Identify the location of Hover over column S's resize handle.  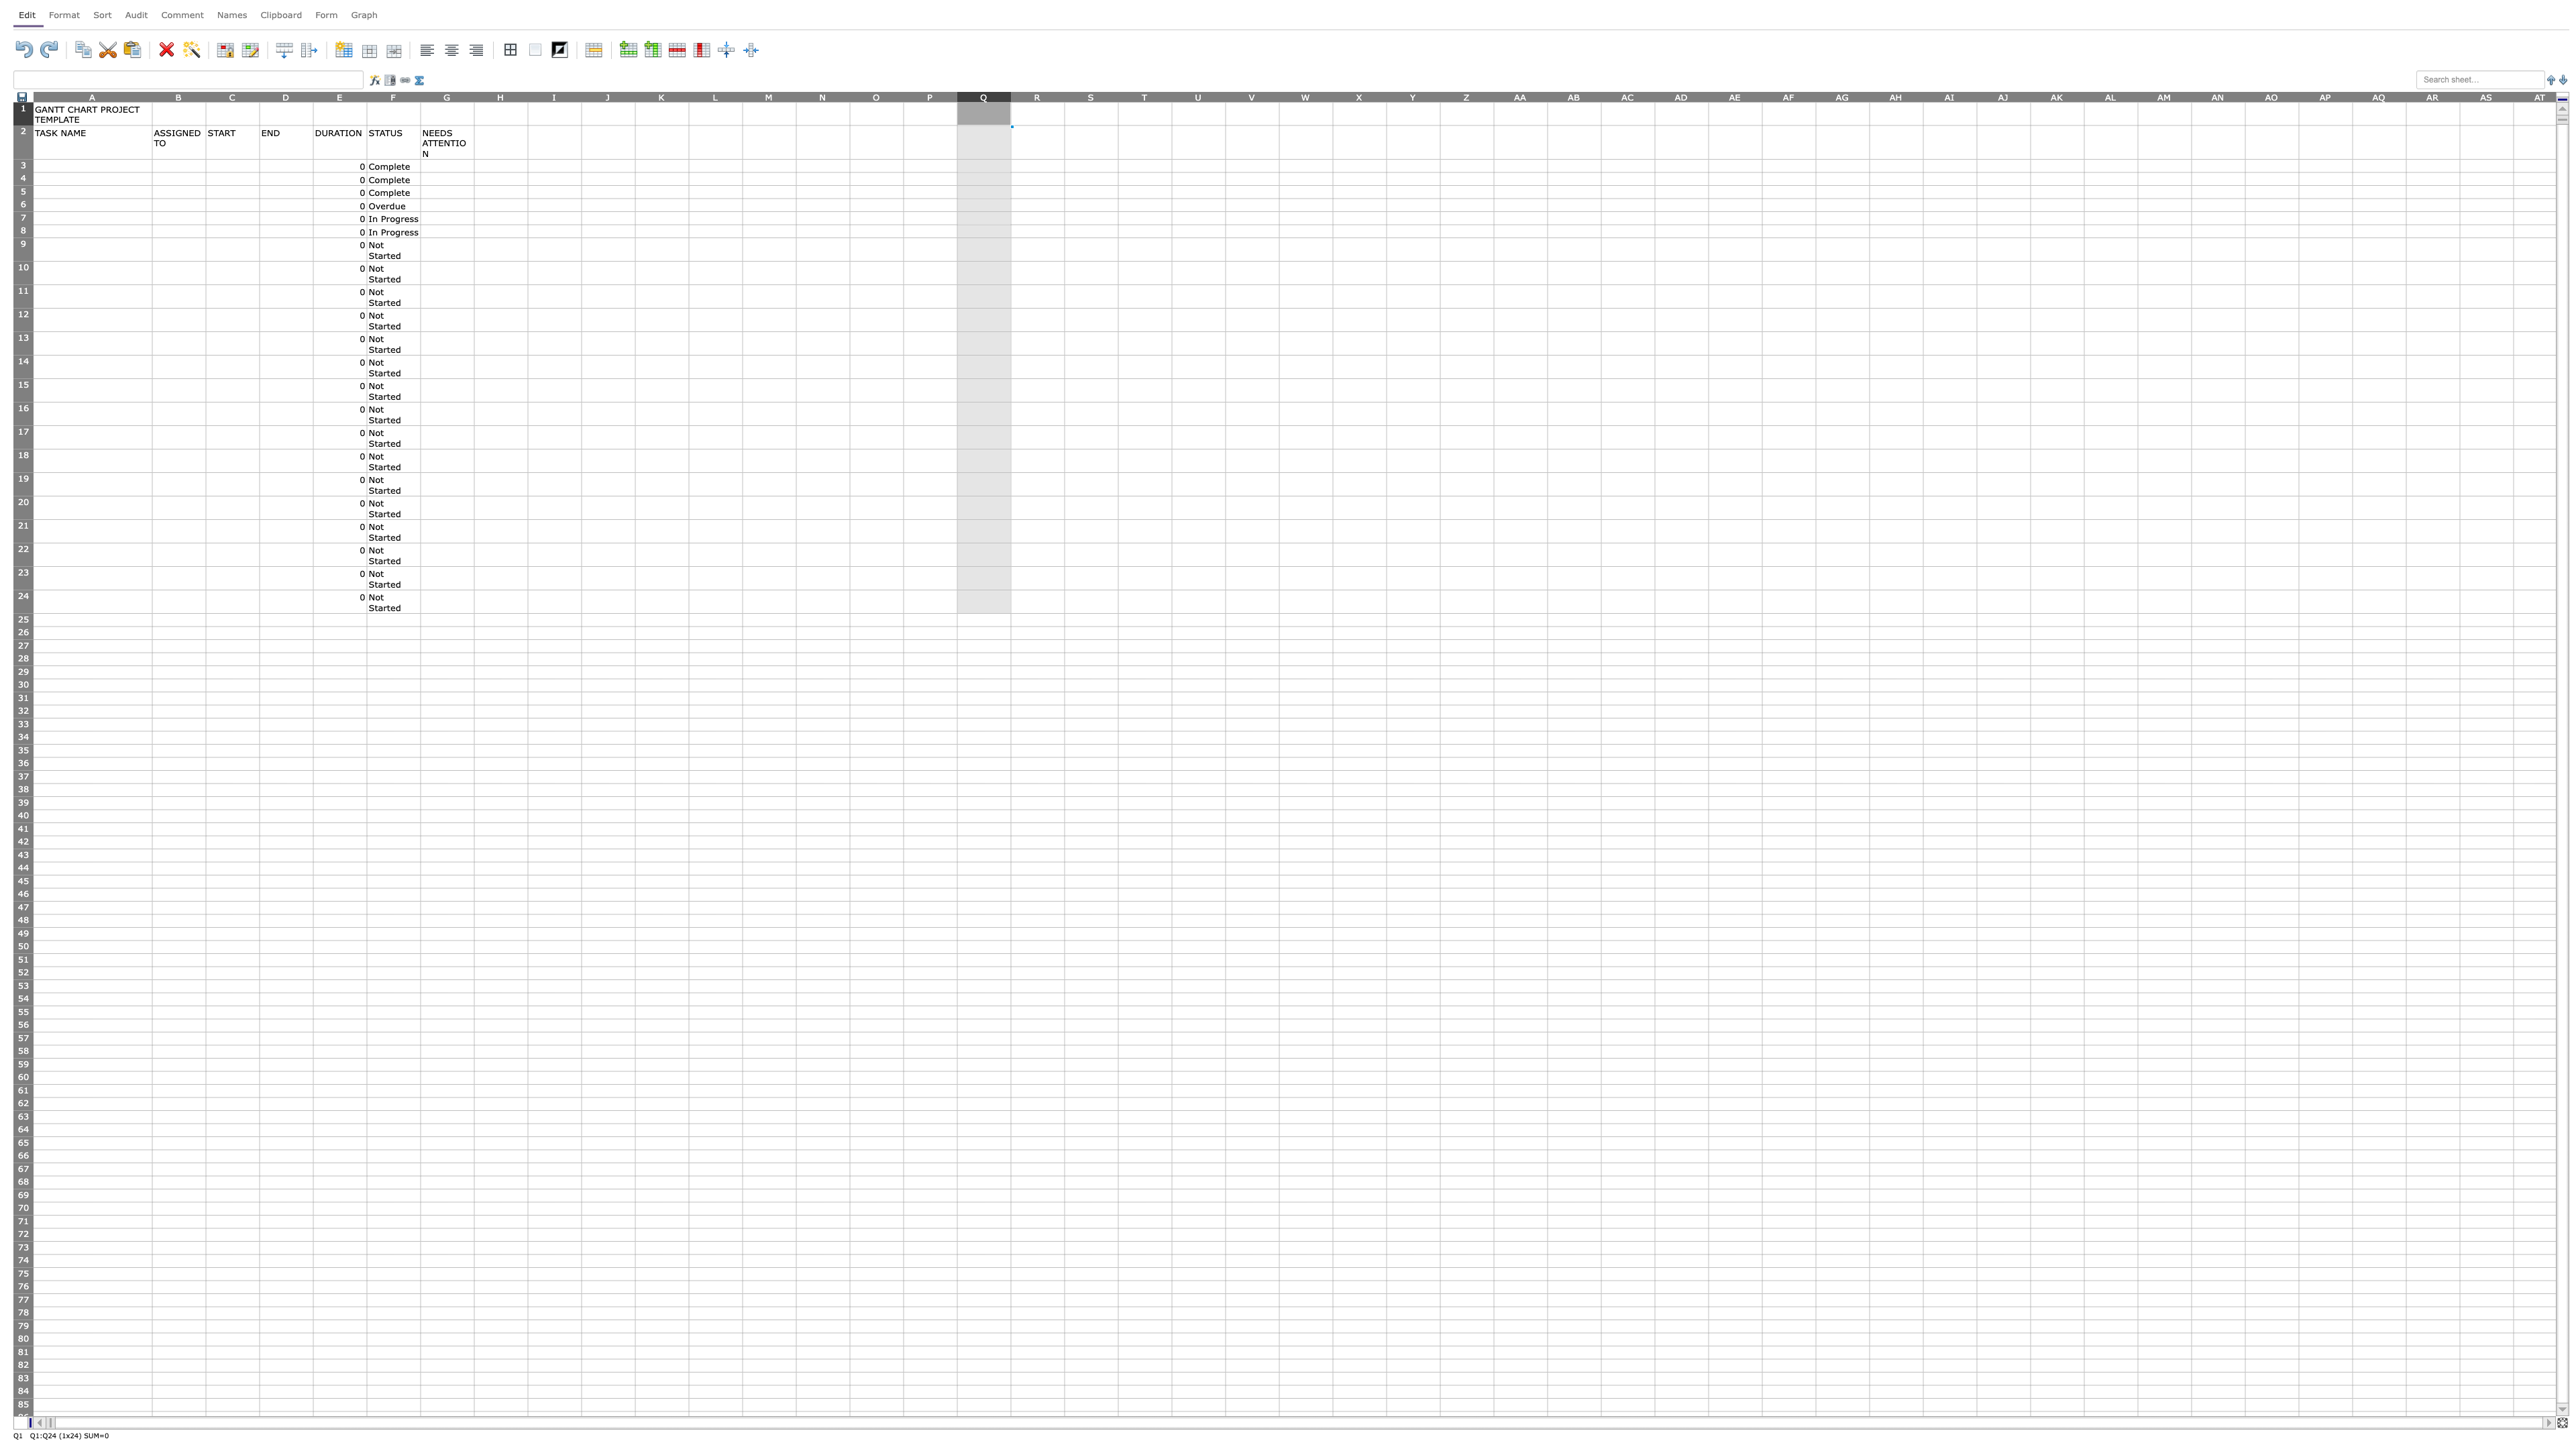
(1118, 95).